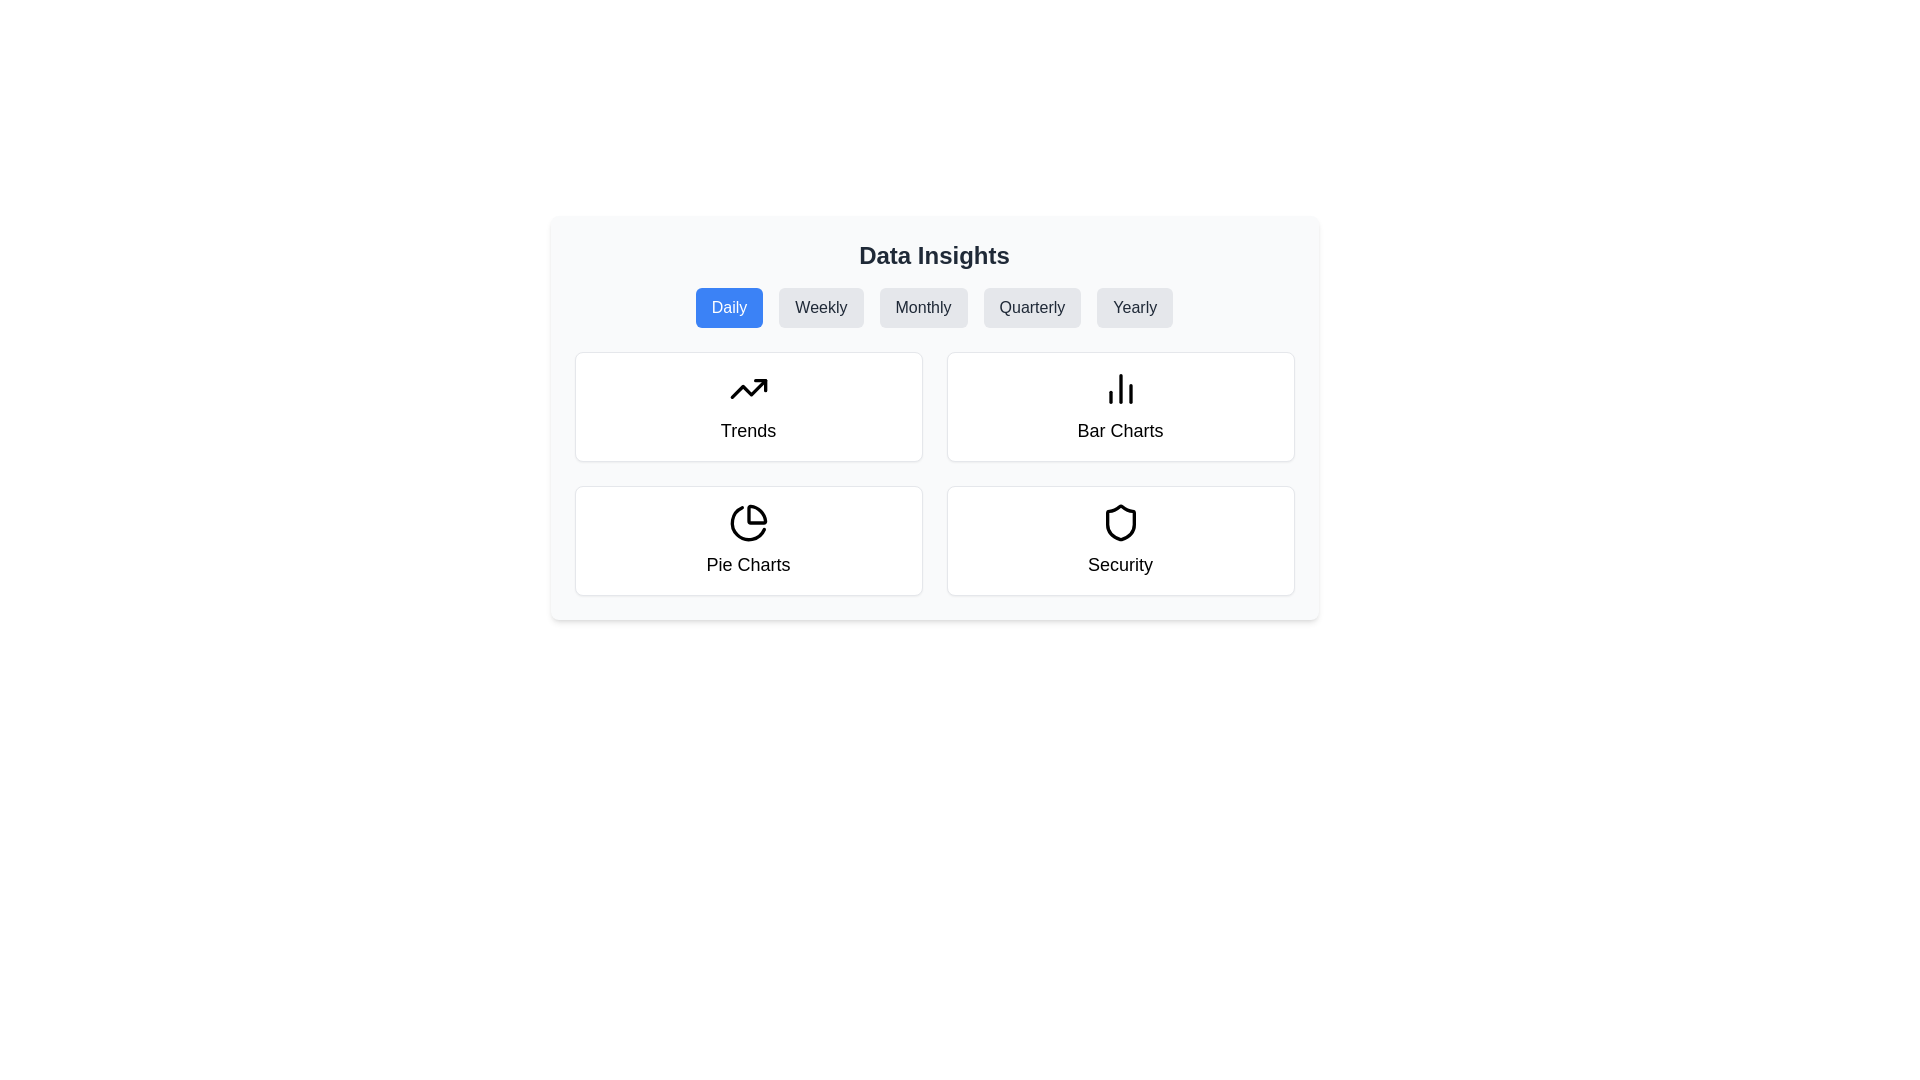  What do you see at coordinates (821, 308) in the screenshot?
I see `the 'Weekly' button, which is the second element in a row of buttons for filtering data insights` at bounding box center [821, 308].